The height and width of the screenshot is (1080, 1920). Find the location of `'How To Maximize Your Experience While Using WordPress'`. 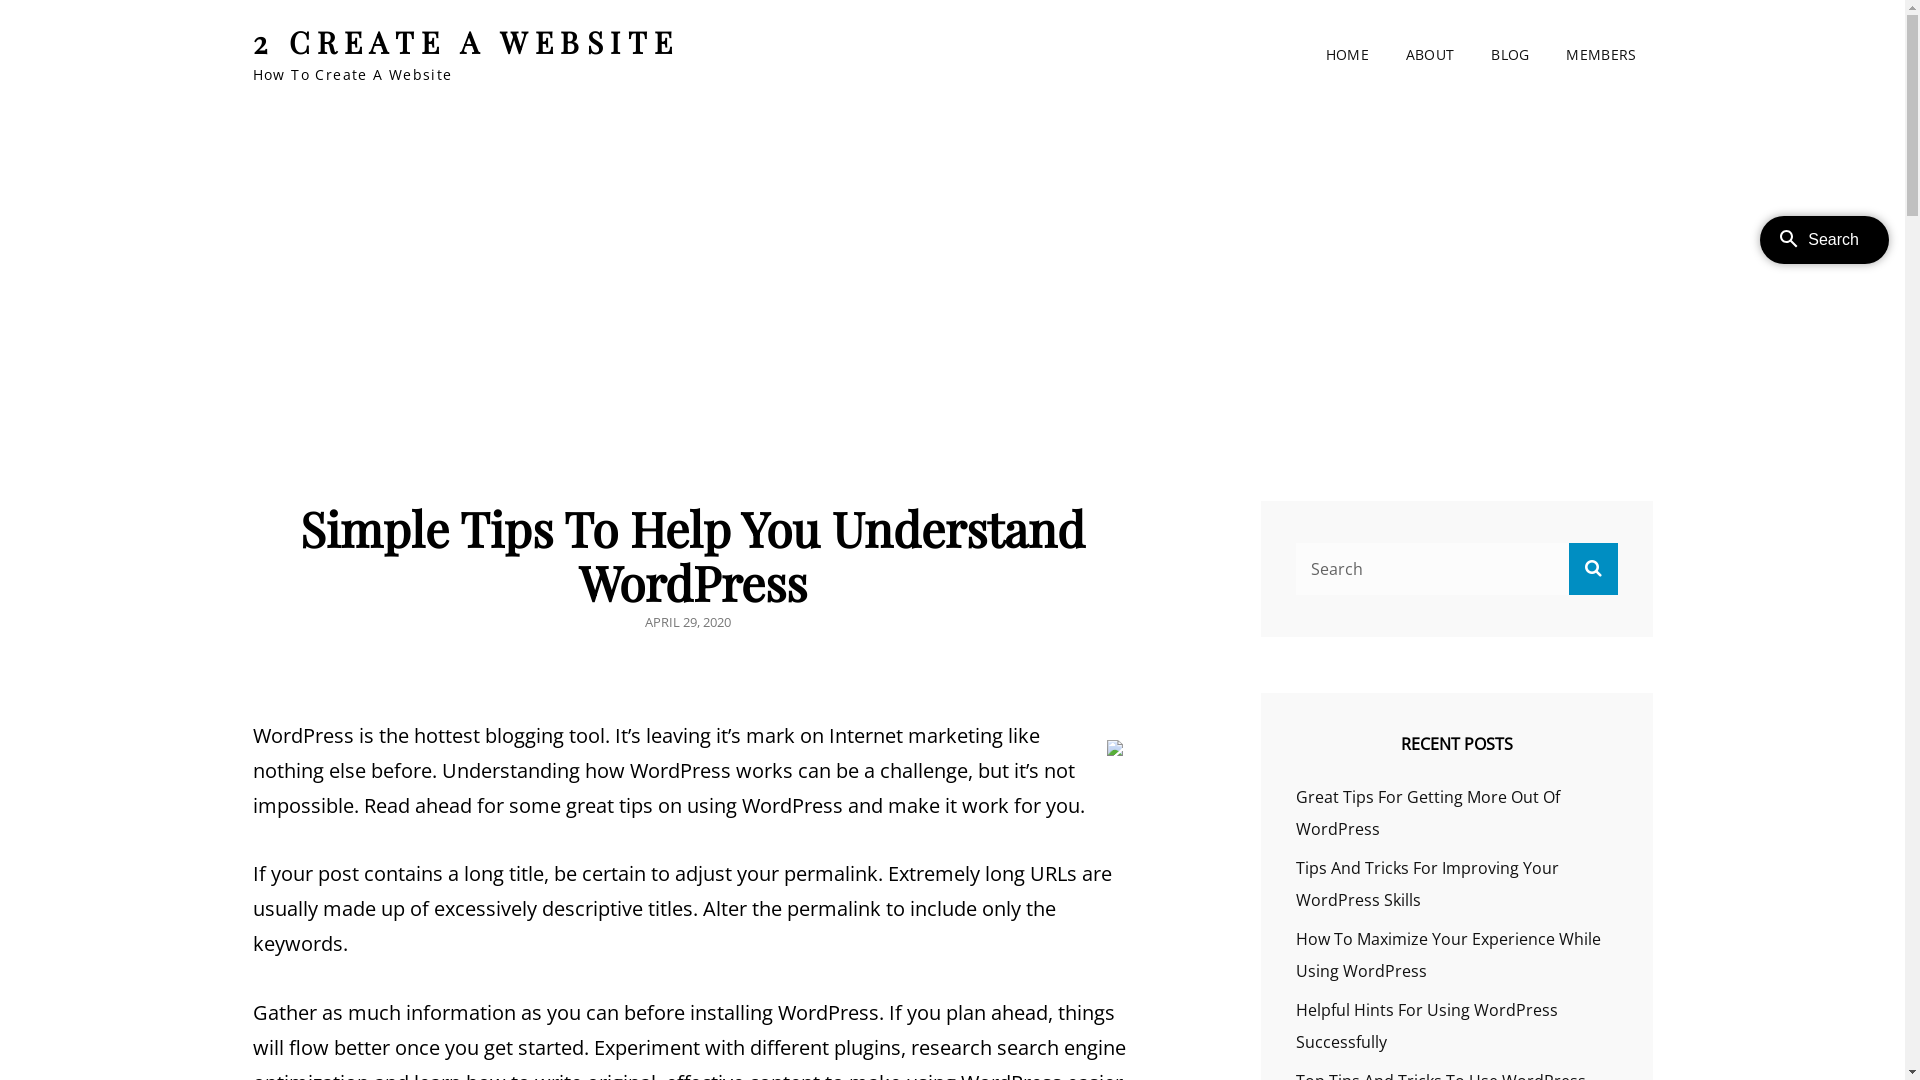

'How To Maximize Your Experience While Using WordPress' is located at coordinates (1448, 954).